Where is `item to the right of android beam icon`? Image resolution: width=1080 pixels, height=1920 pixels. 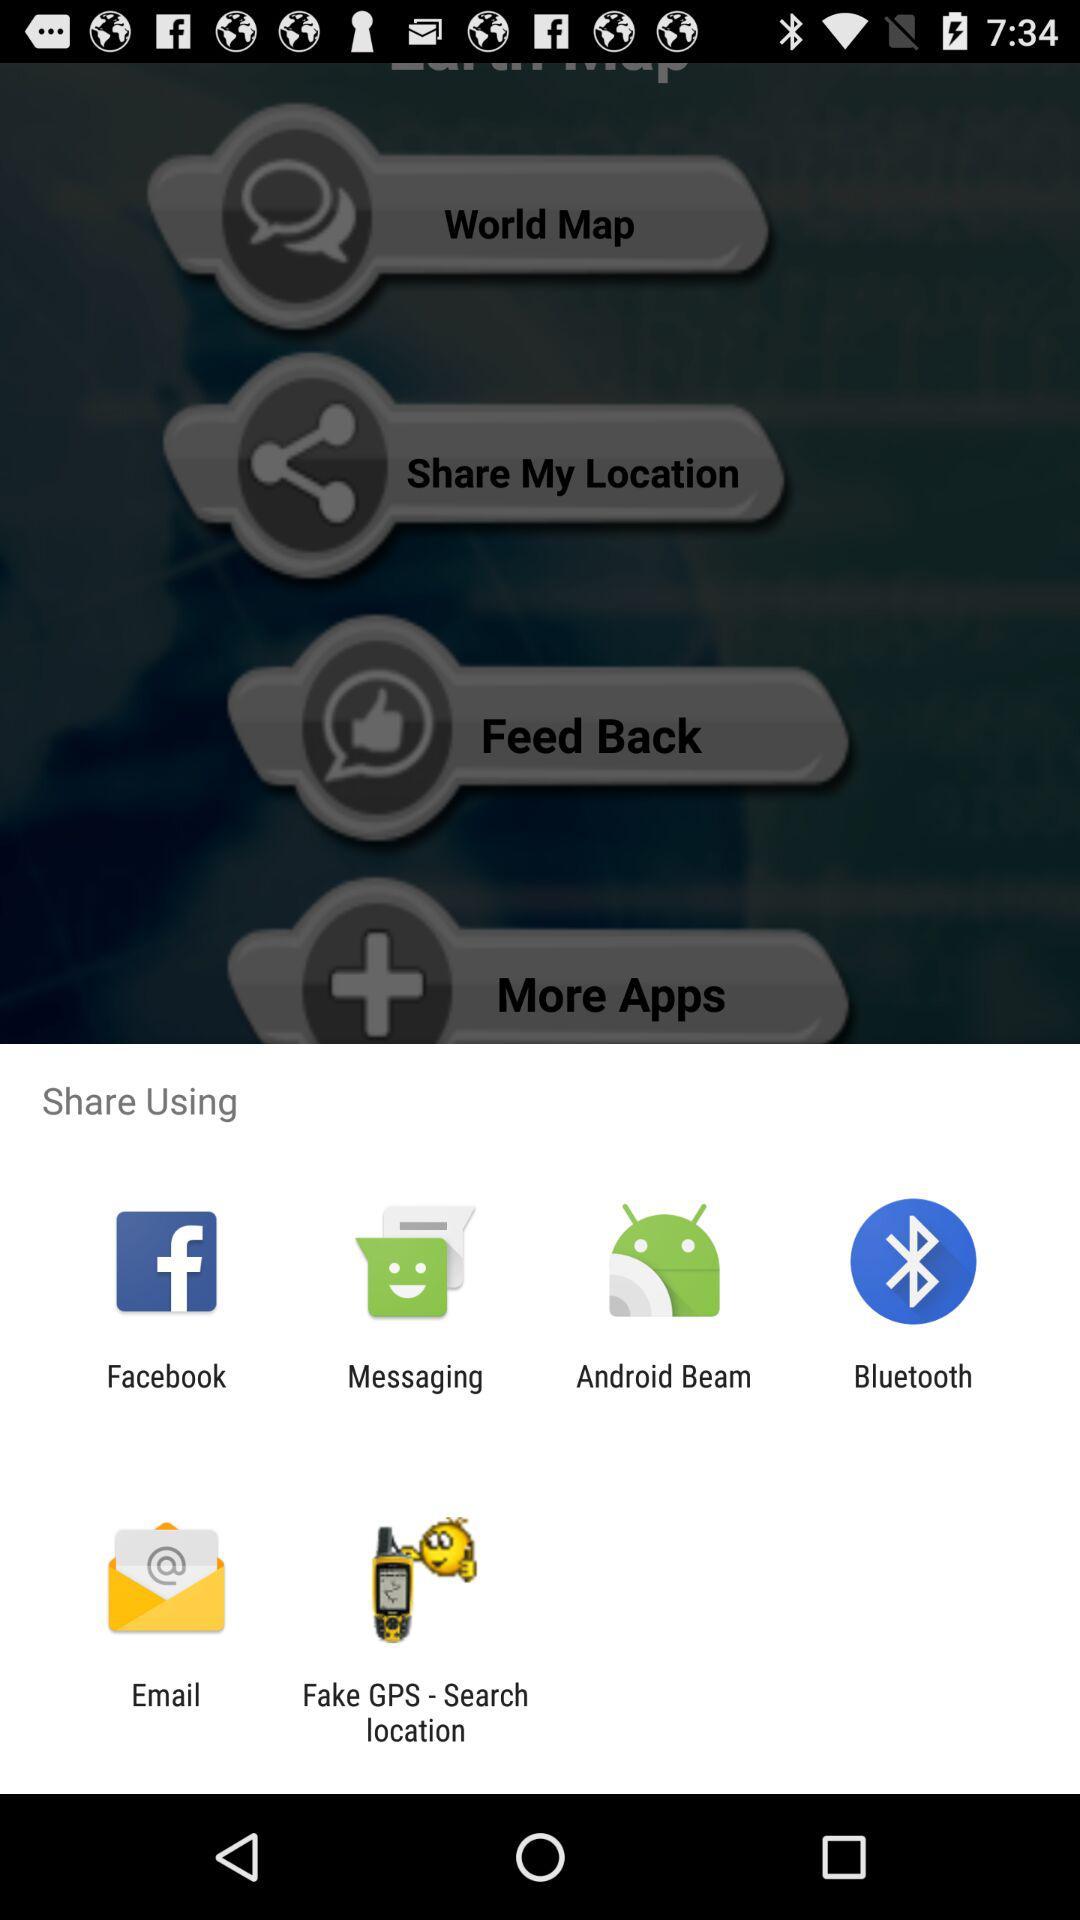 item to the right of android beam icon is located at coordinates (913, 1392).